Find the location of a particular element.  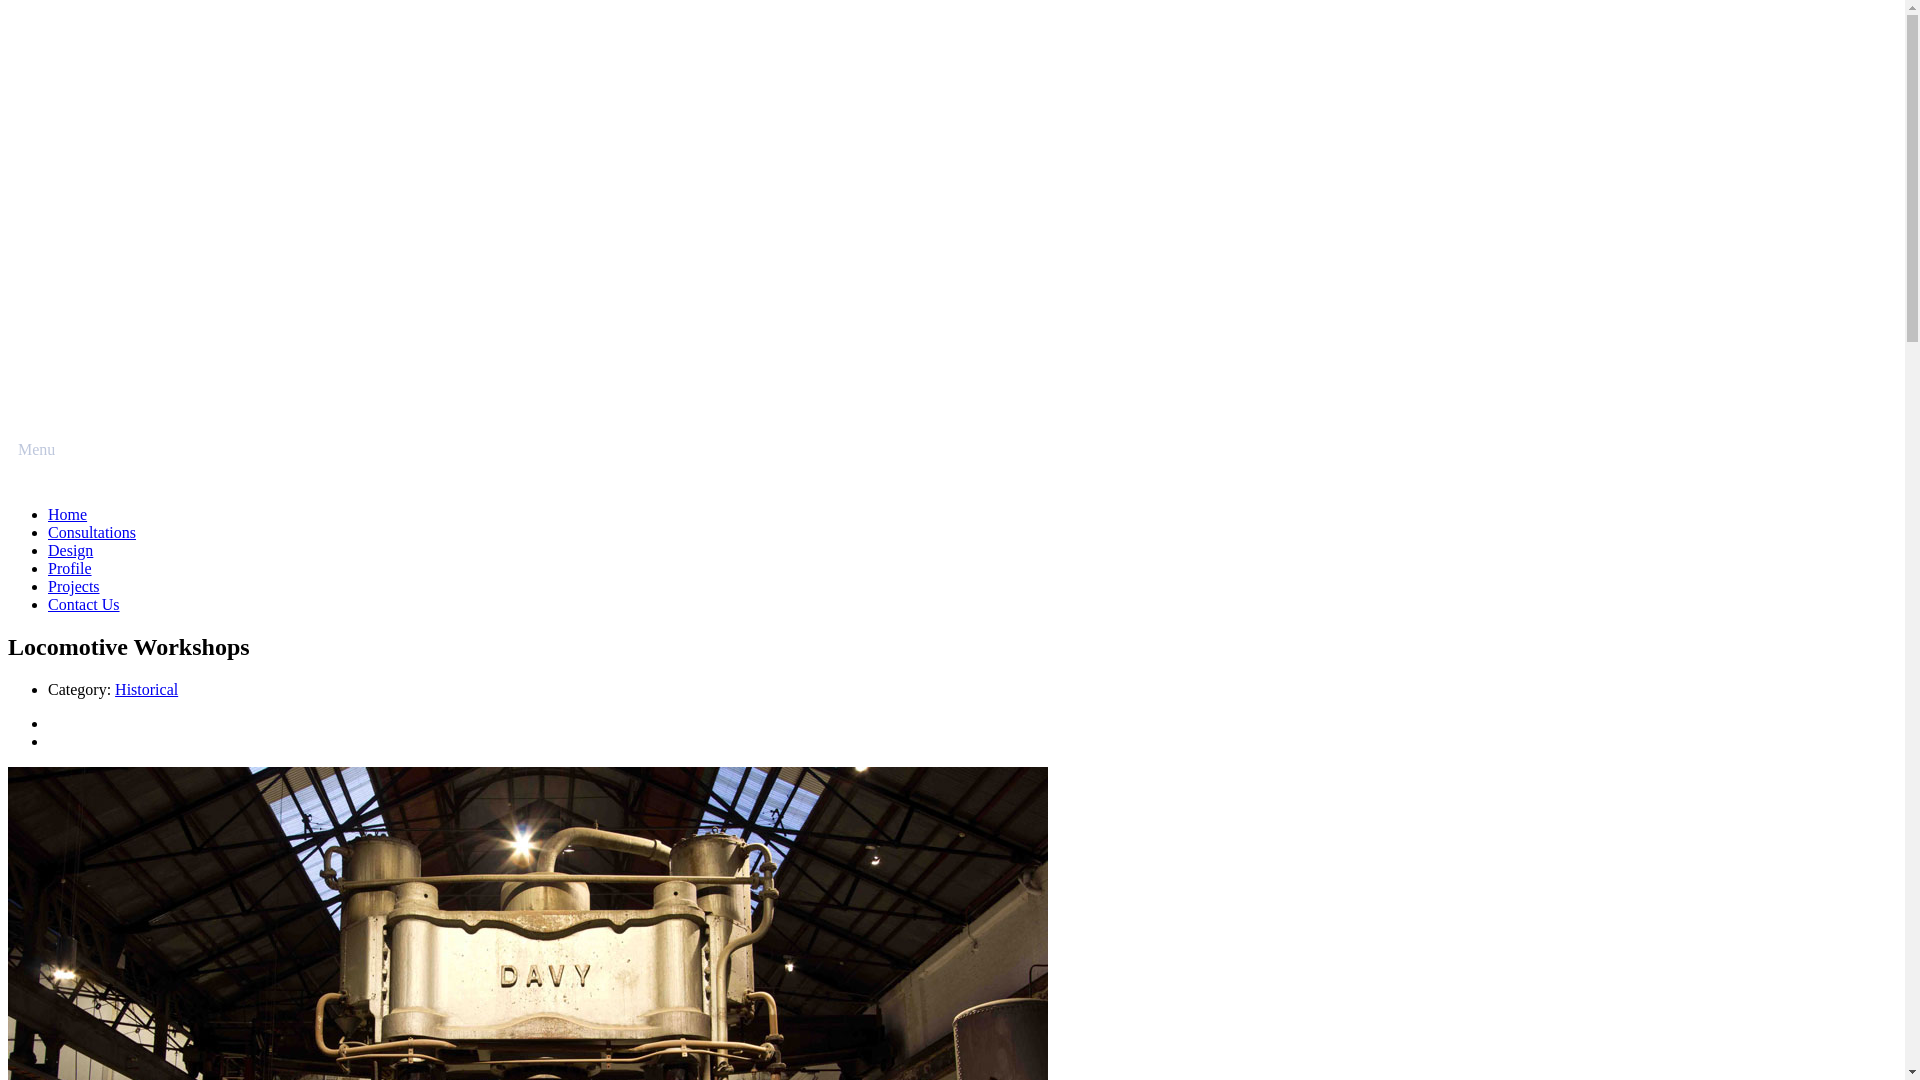

'Contact Us' is located at coordinates (82, 603).